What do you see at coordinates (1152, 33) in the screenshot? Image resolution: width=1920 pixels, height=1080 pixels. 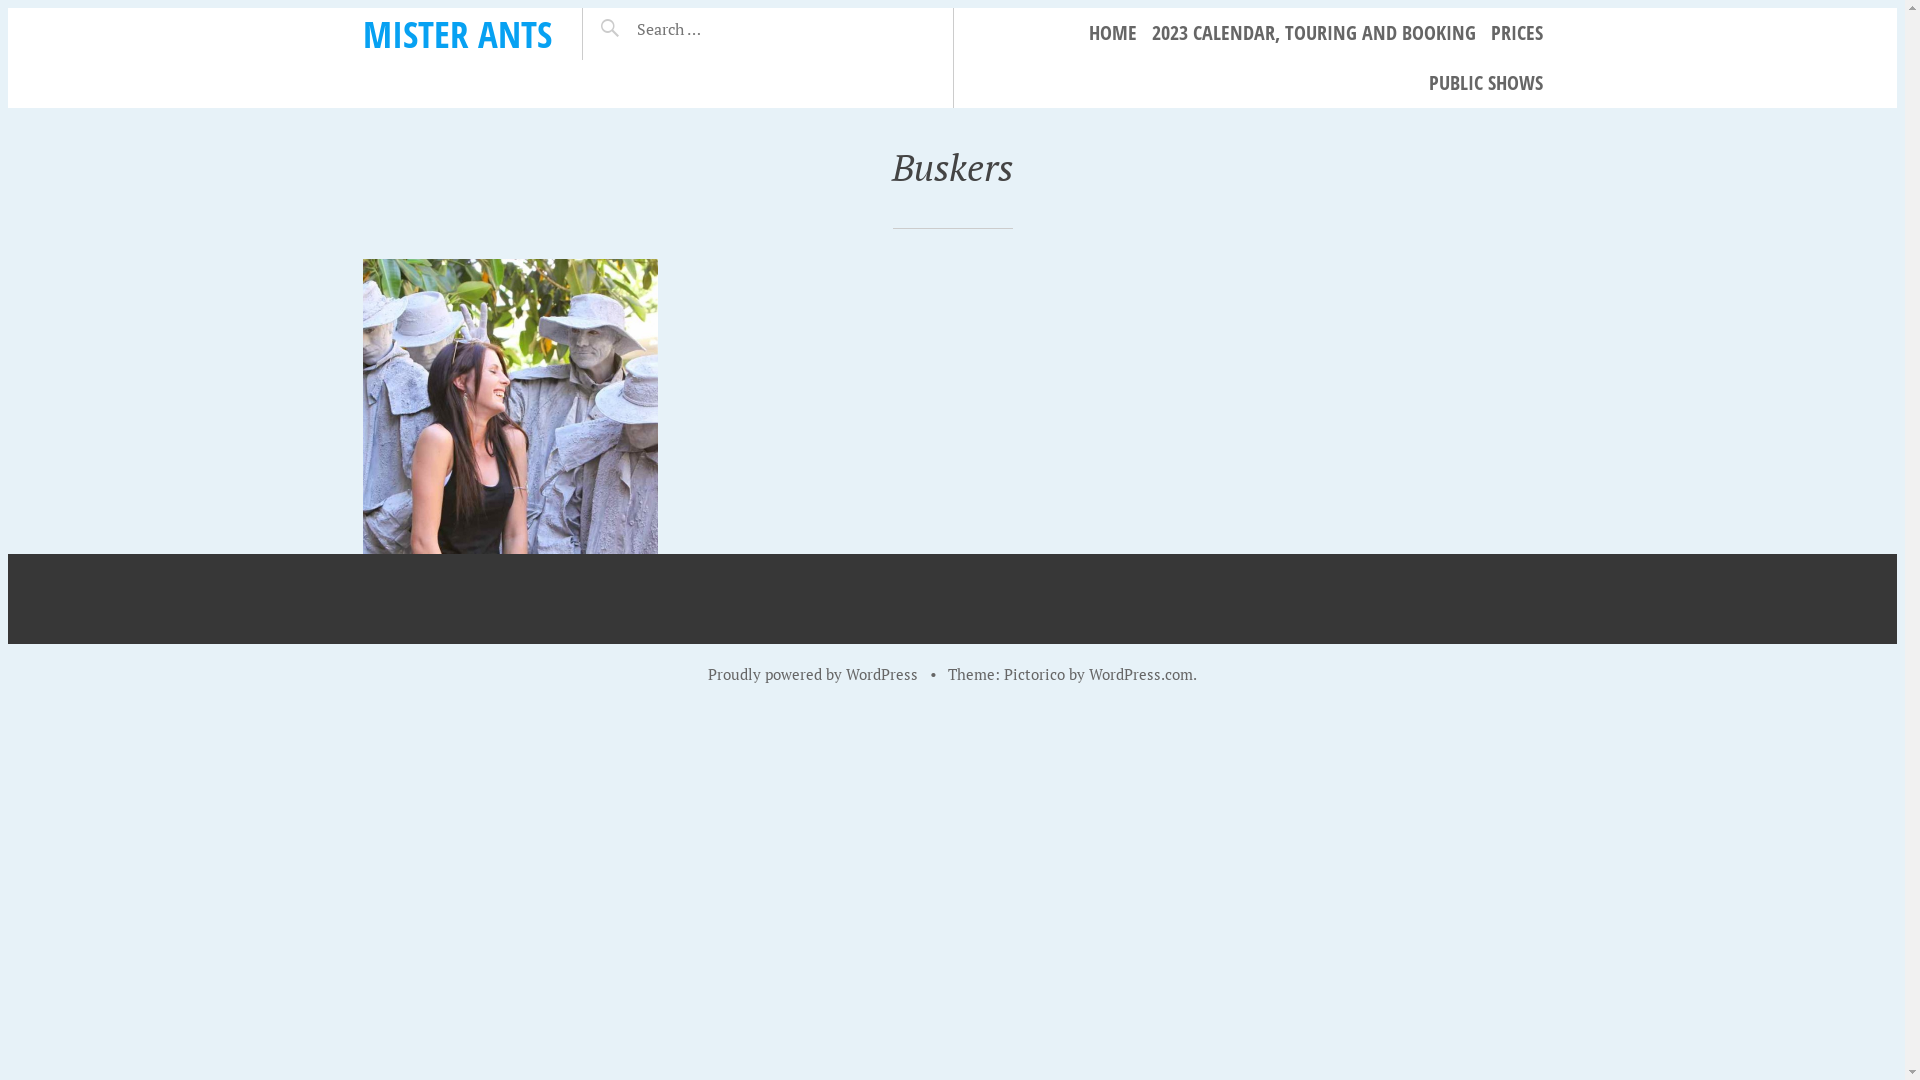 I see `'2023 CALENDAR, TOURING AND BOOKING'` at bounding box center [1152, 33].